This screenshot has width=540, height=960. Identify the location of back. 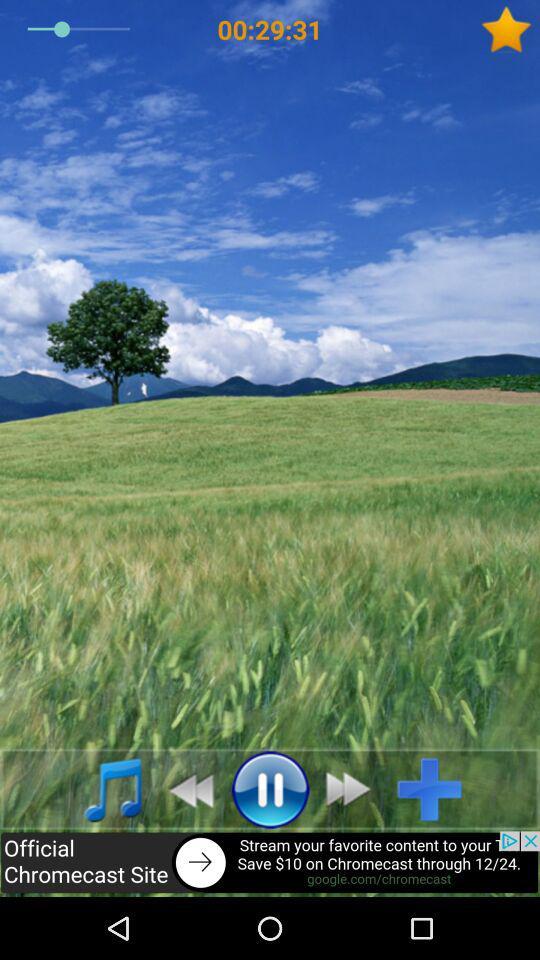
(270, 863).